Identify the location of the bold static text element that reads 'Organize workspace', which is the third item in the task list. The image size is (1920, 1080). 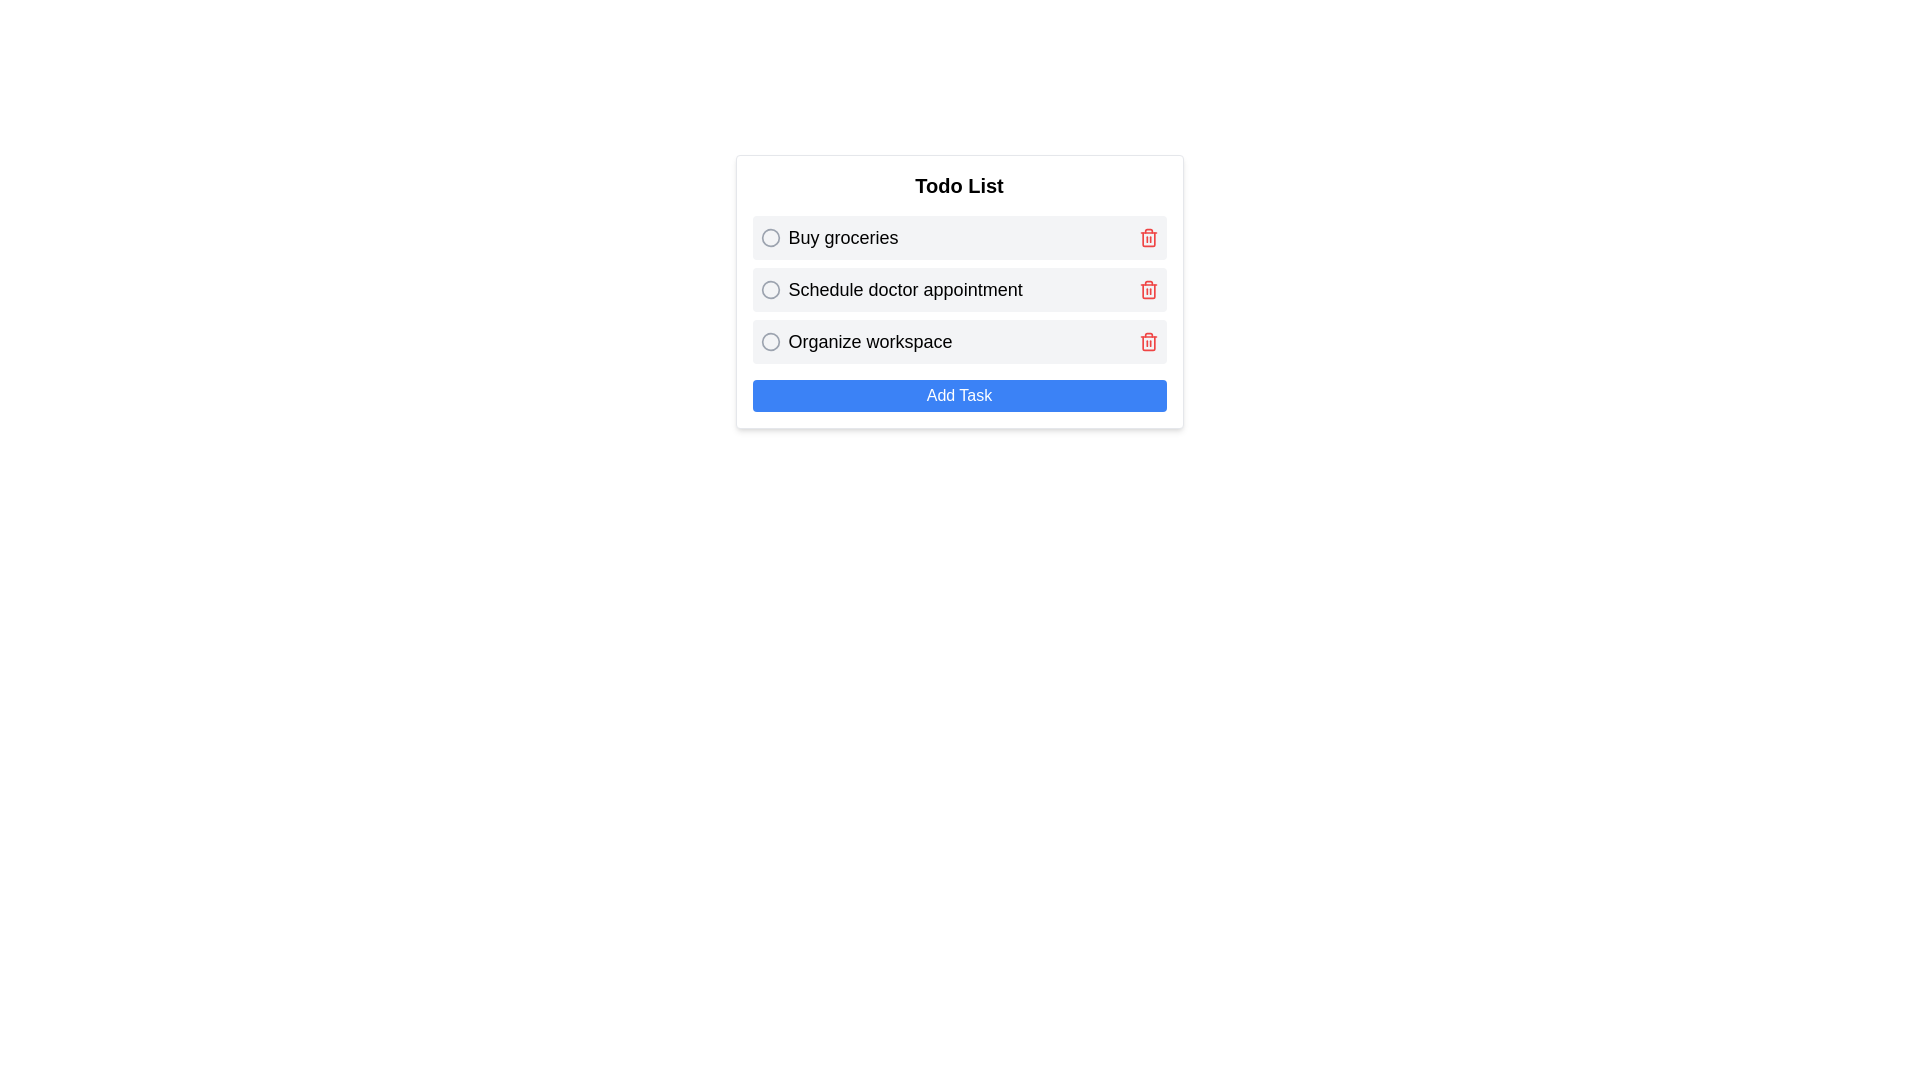
(870, 341).